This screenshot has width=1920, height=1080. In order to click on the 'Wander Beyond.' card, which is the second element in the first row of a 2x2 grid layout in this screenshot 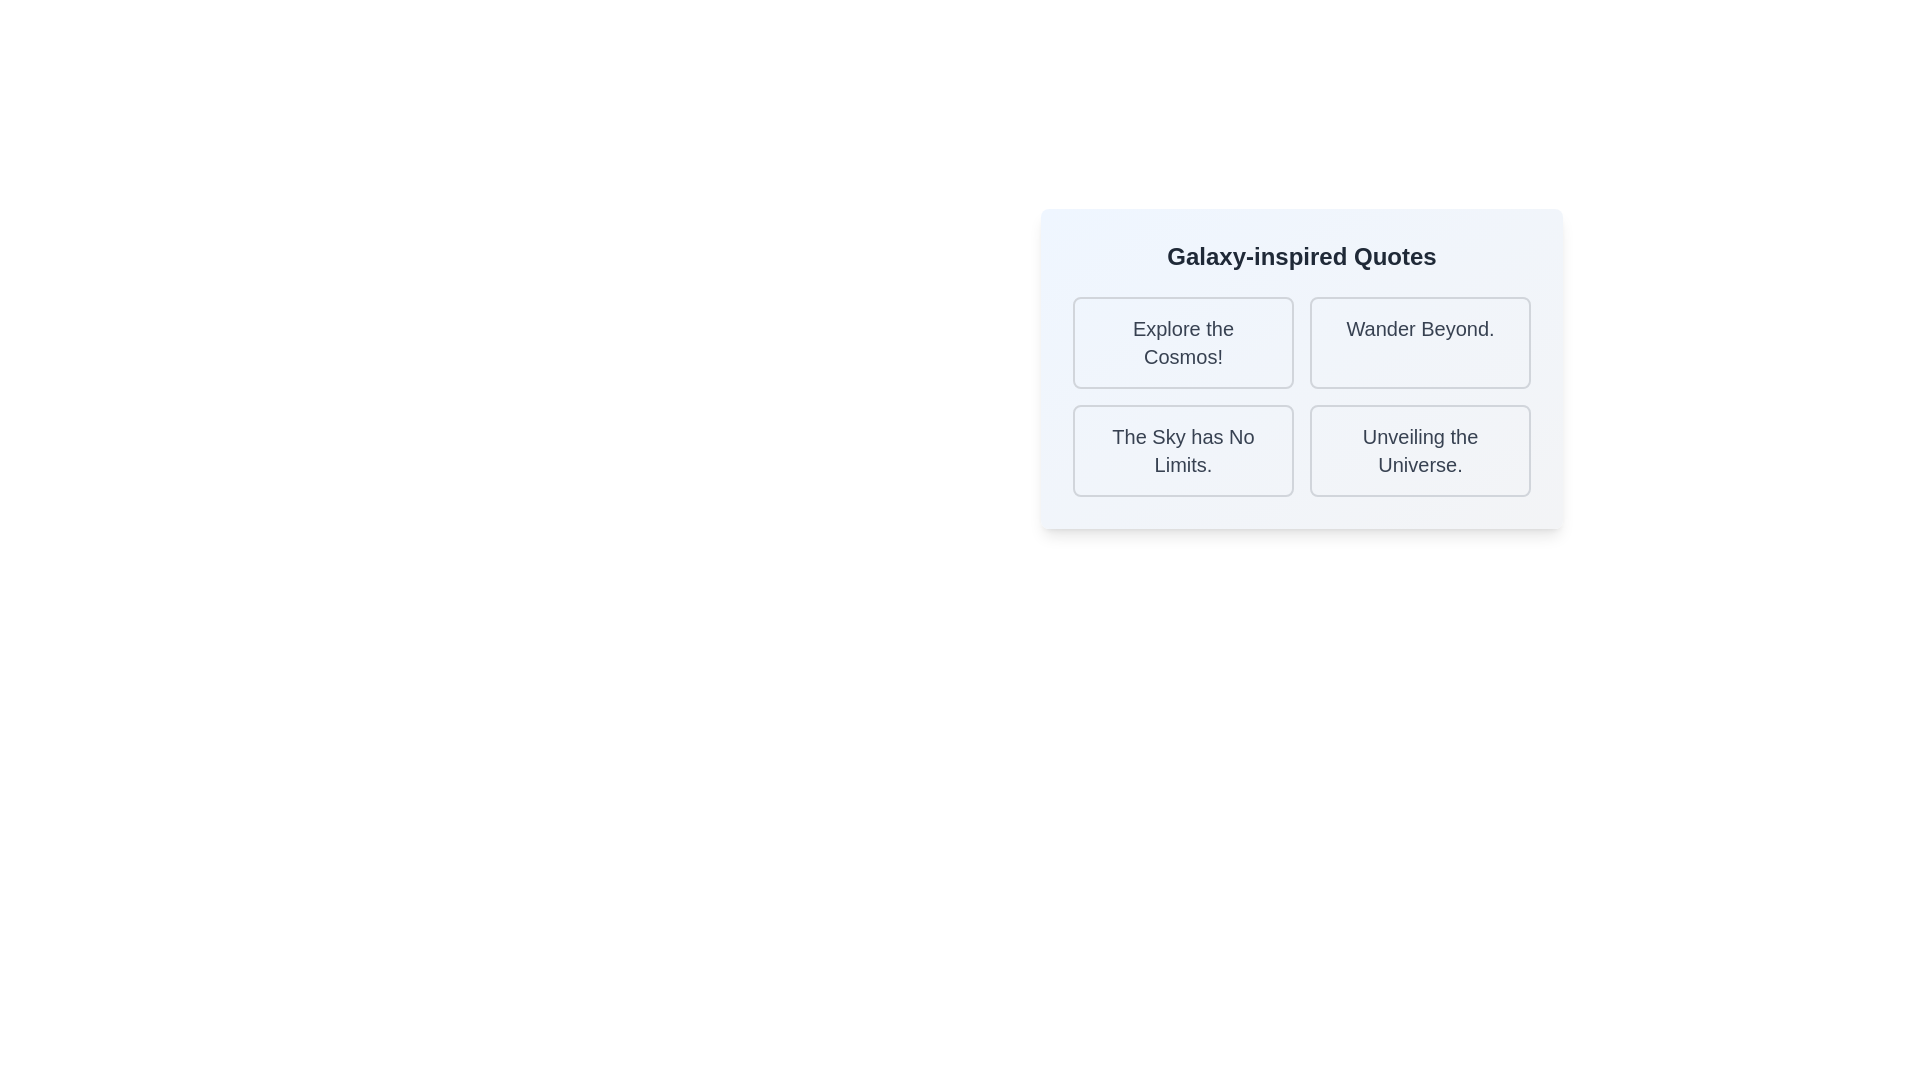, I will do `click(1419, 342)`.